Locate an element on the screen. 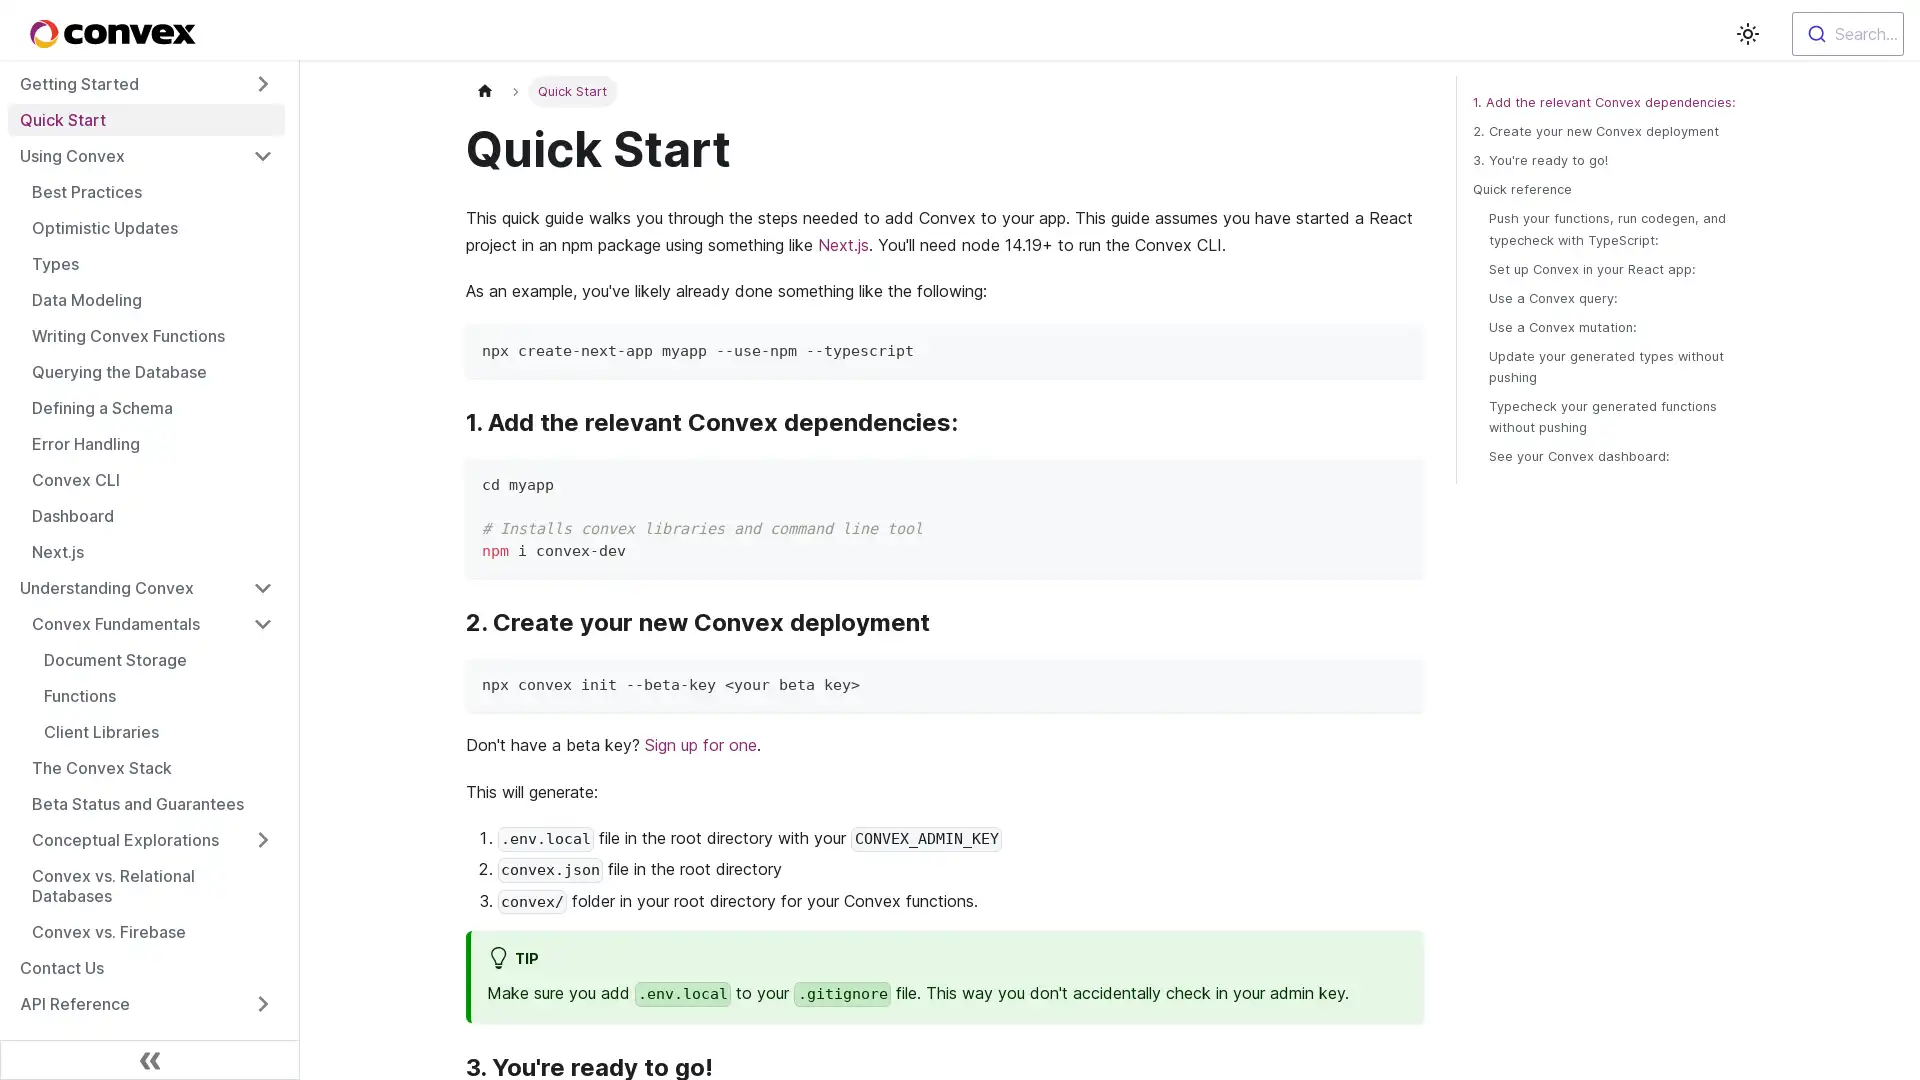 This screenshot has width=1920, height=1080. Toggle the collapsible sidebar category 'API Reference' is located at coordinates (262, 1003).